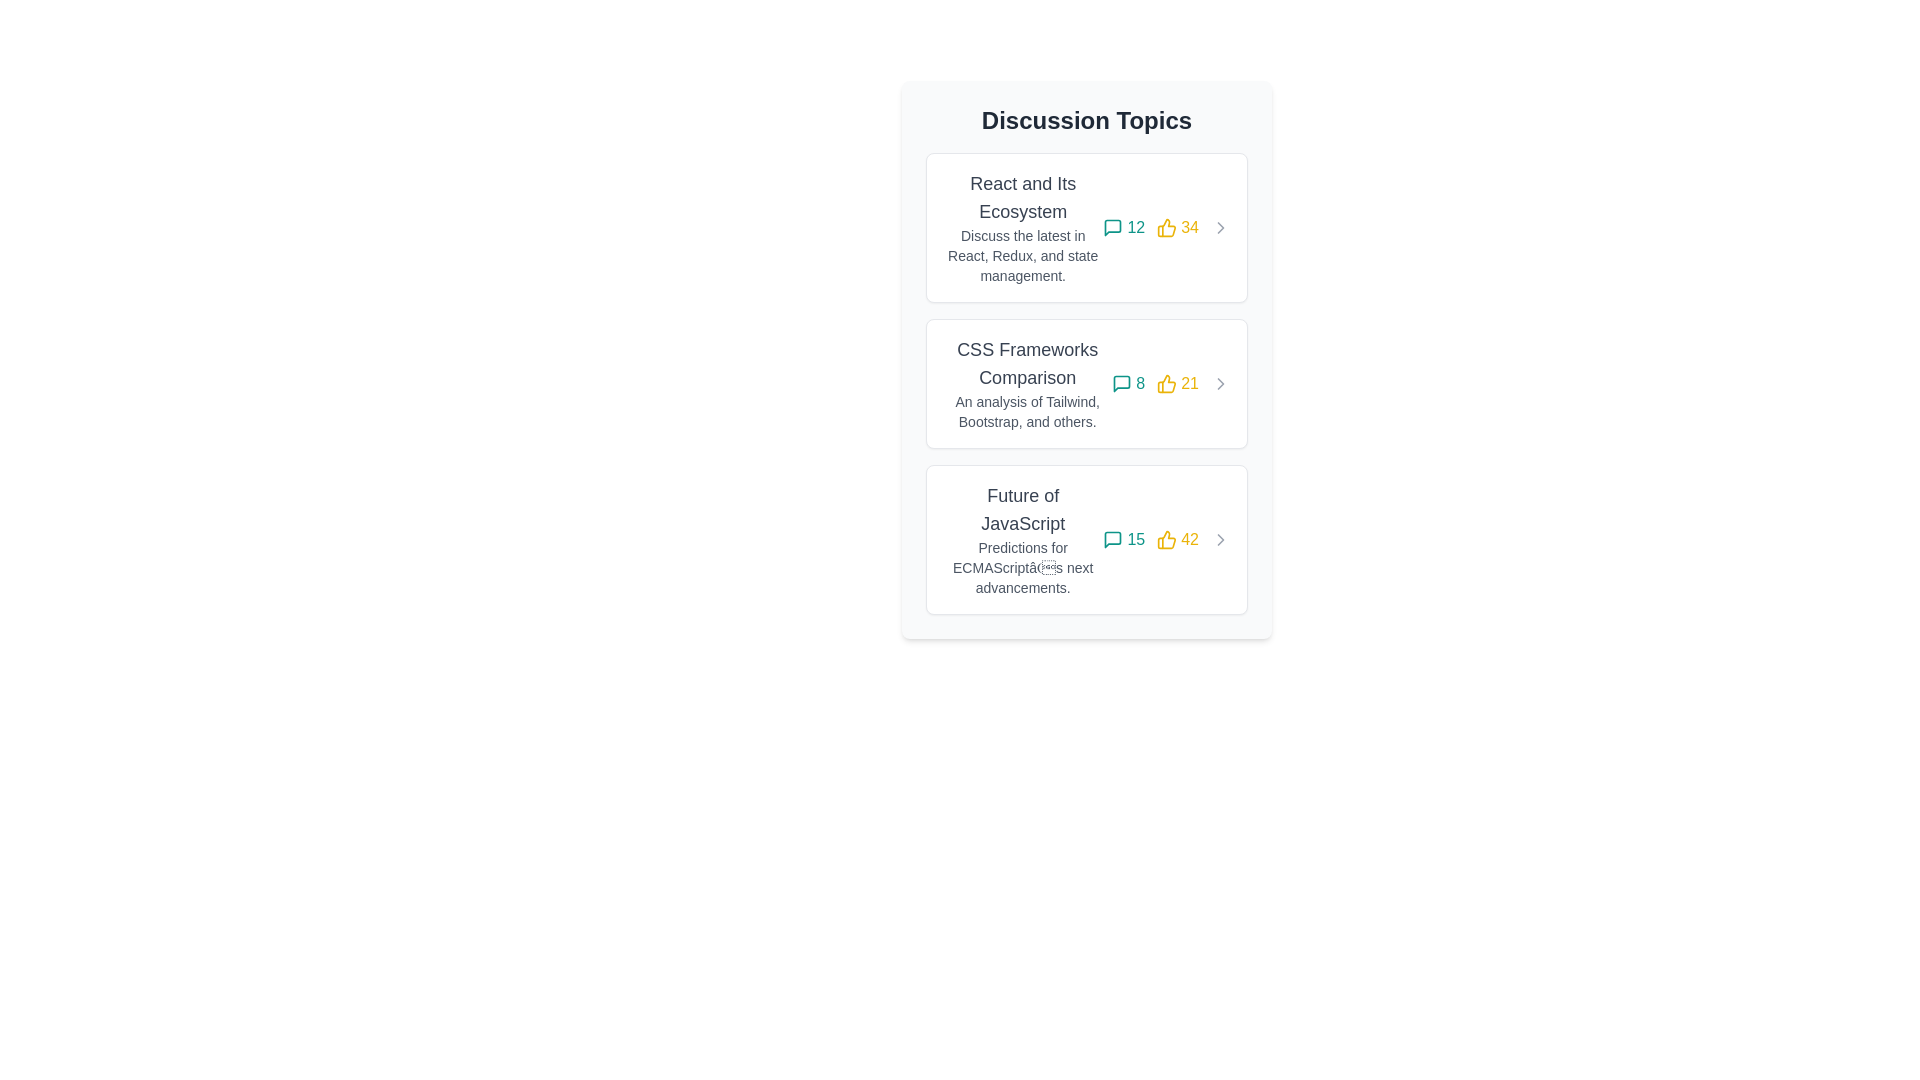 This screenshot has width=1920, height=1080. Describe the element at coordinates (1023, 197) in the screenshot. I see `the static text label displaying 'React and Its Ecosystem', which is styled in large gray font and serves as the header for the first discussion topic card` at that location.